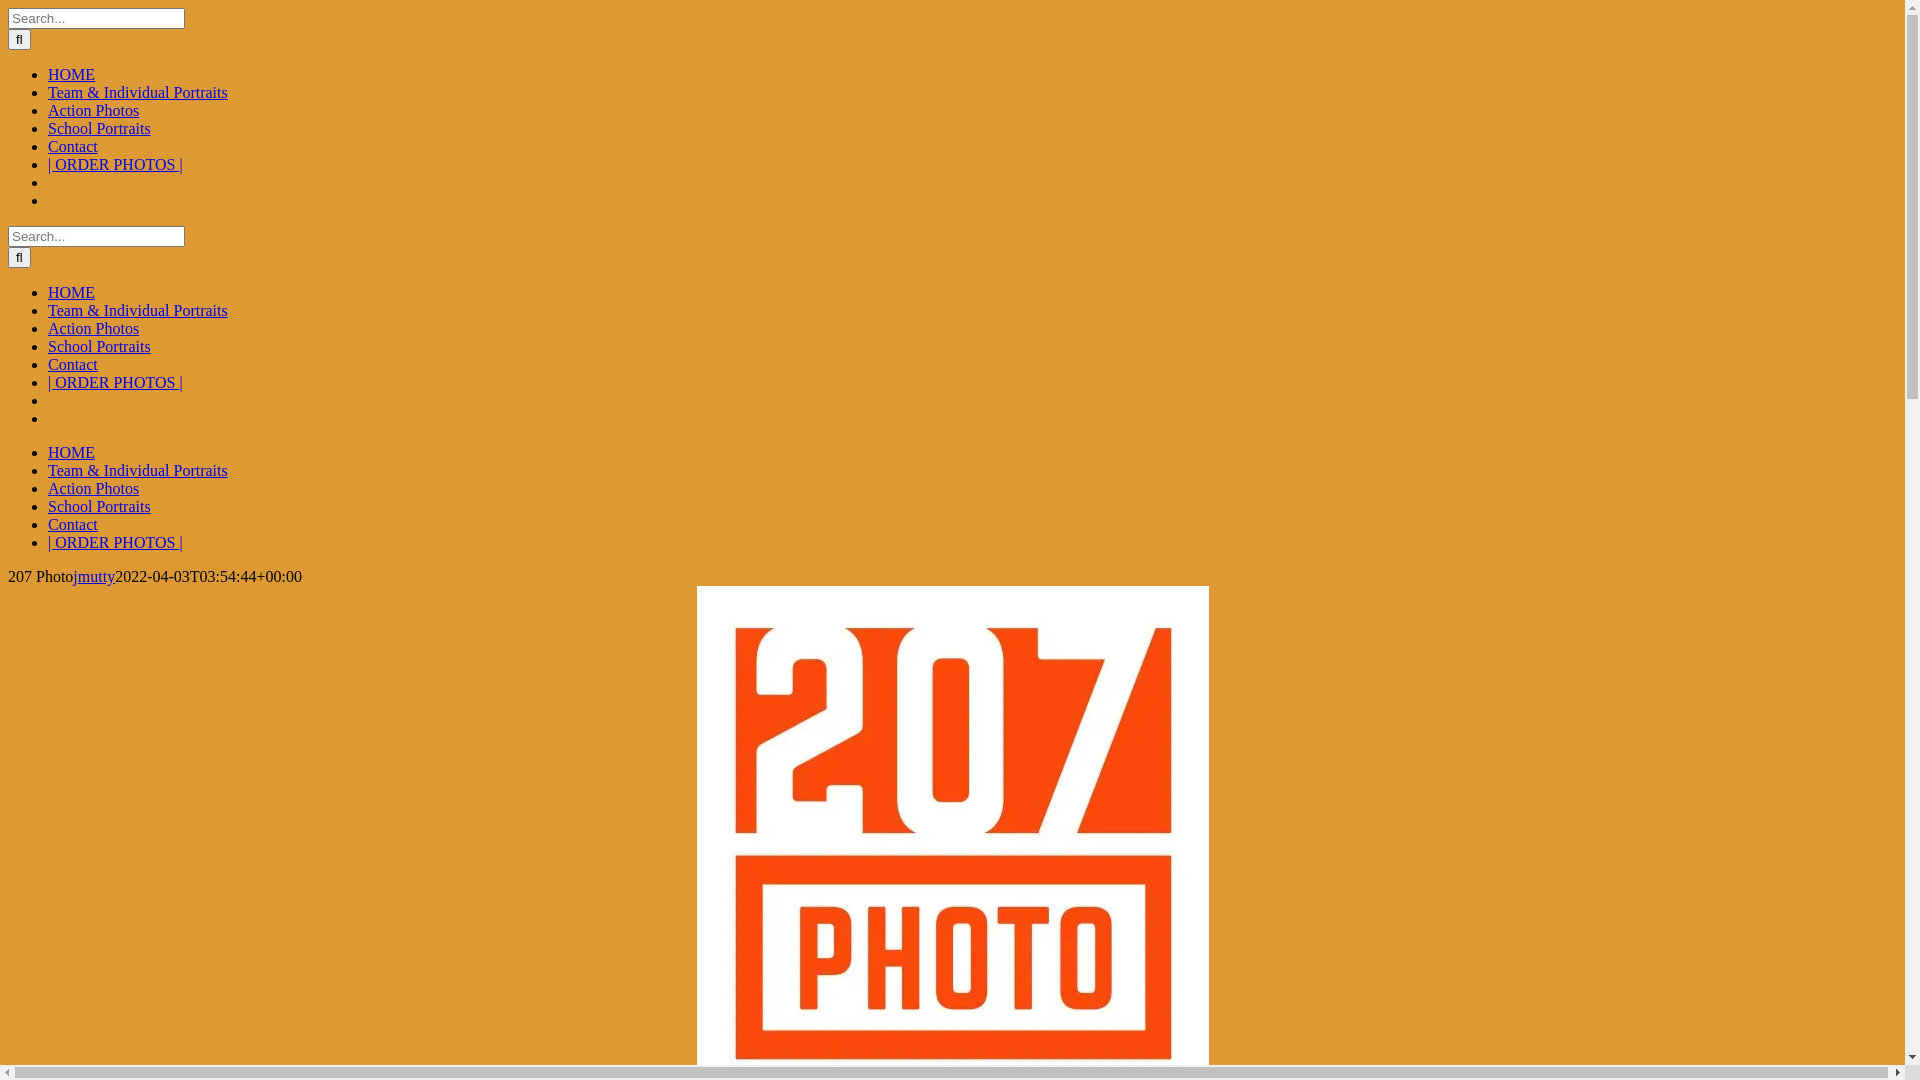 This screenshot has width=1920, height=1080. Describe the element at coordinates (72, 364) in the screenshot. I see `'Contact'` at that location.